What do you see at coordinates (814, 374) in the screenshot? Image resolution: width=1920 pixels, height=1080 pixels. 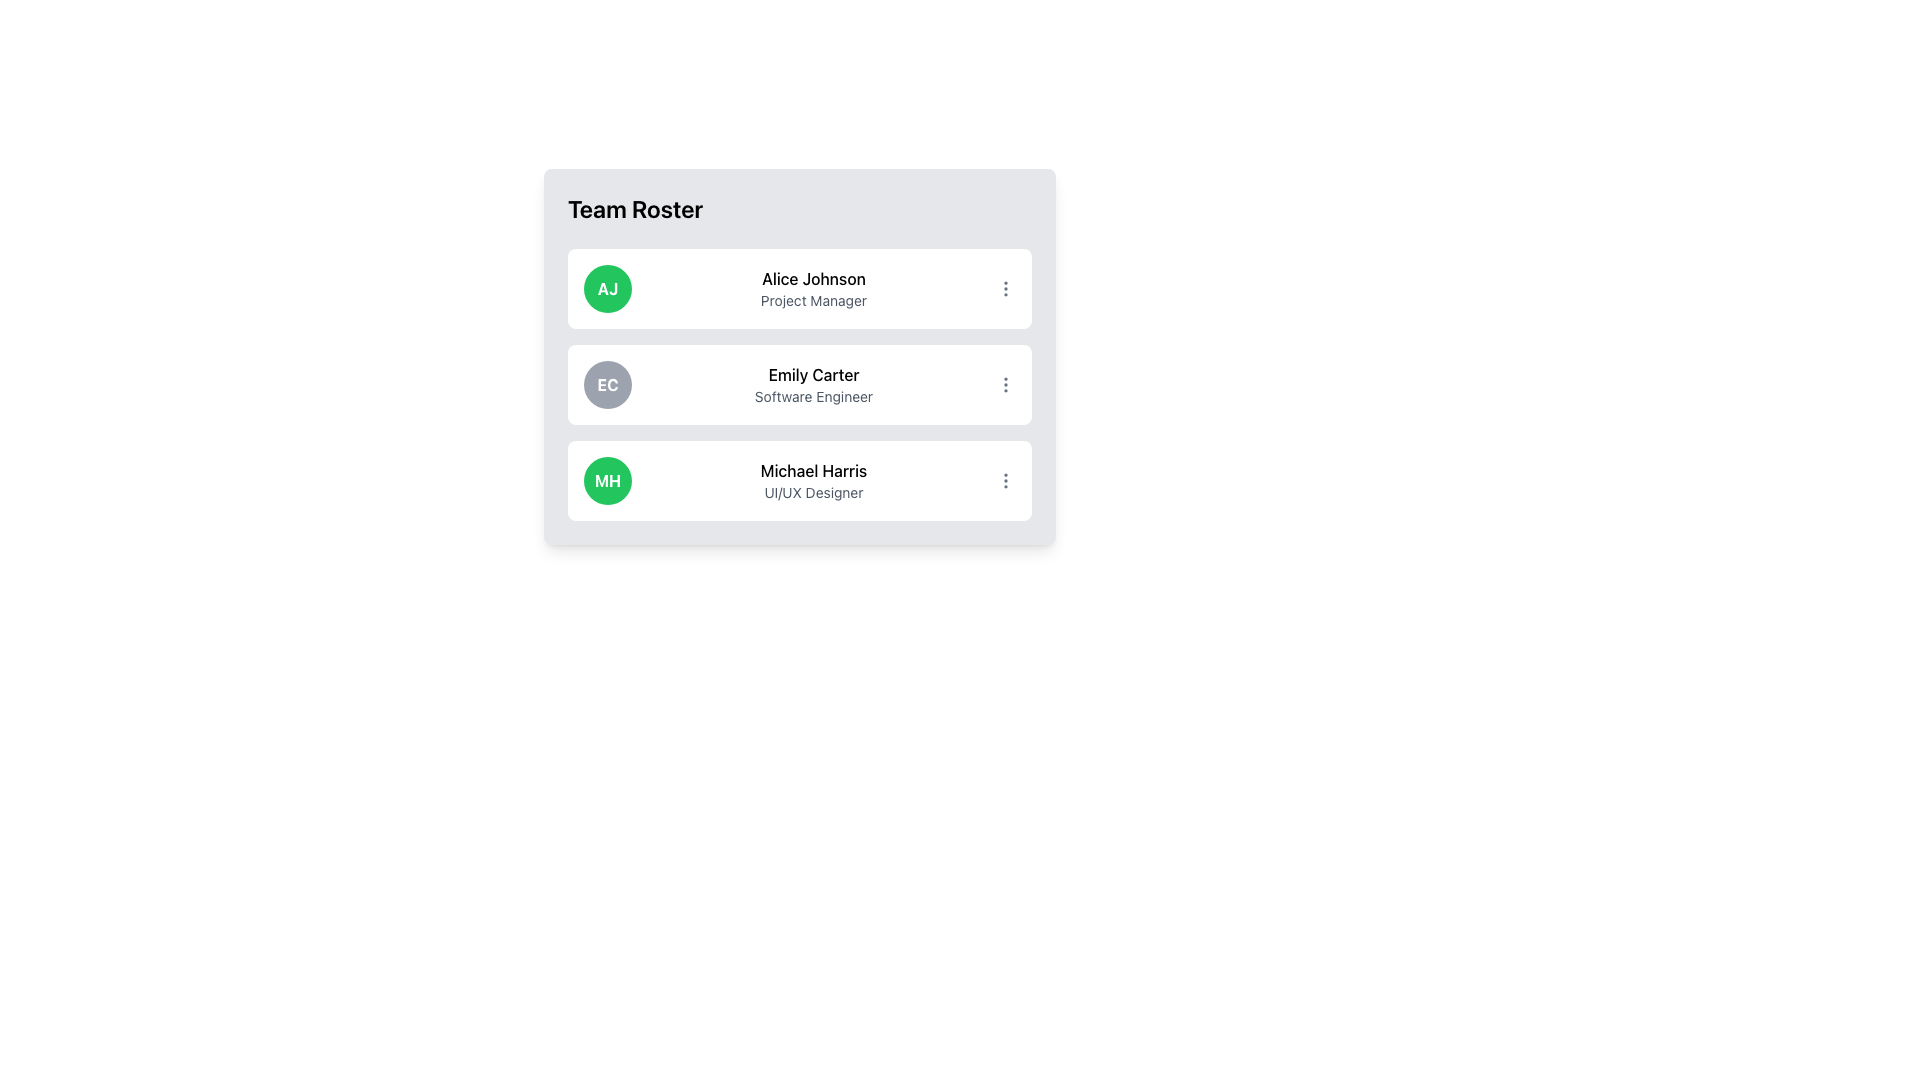 I see `the text label for an individual in the team roster, which is located to the right of the 'EC' avatar and above the 'Software Engineer' text` at bounding box center [814, 374].